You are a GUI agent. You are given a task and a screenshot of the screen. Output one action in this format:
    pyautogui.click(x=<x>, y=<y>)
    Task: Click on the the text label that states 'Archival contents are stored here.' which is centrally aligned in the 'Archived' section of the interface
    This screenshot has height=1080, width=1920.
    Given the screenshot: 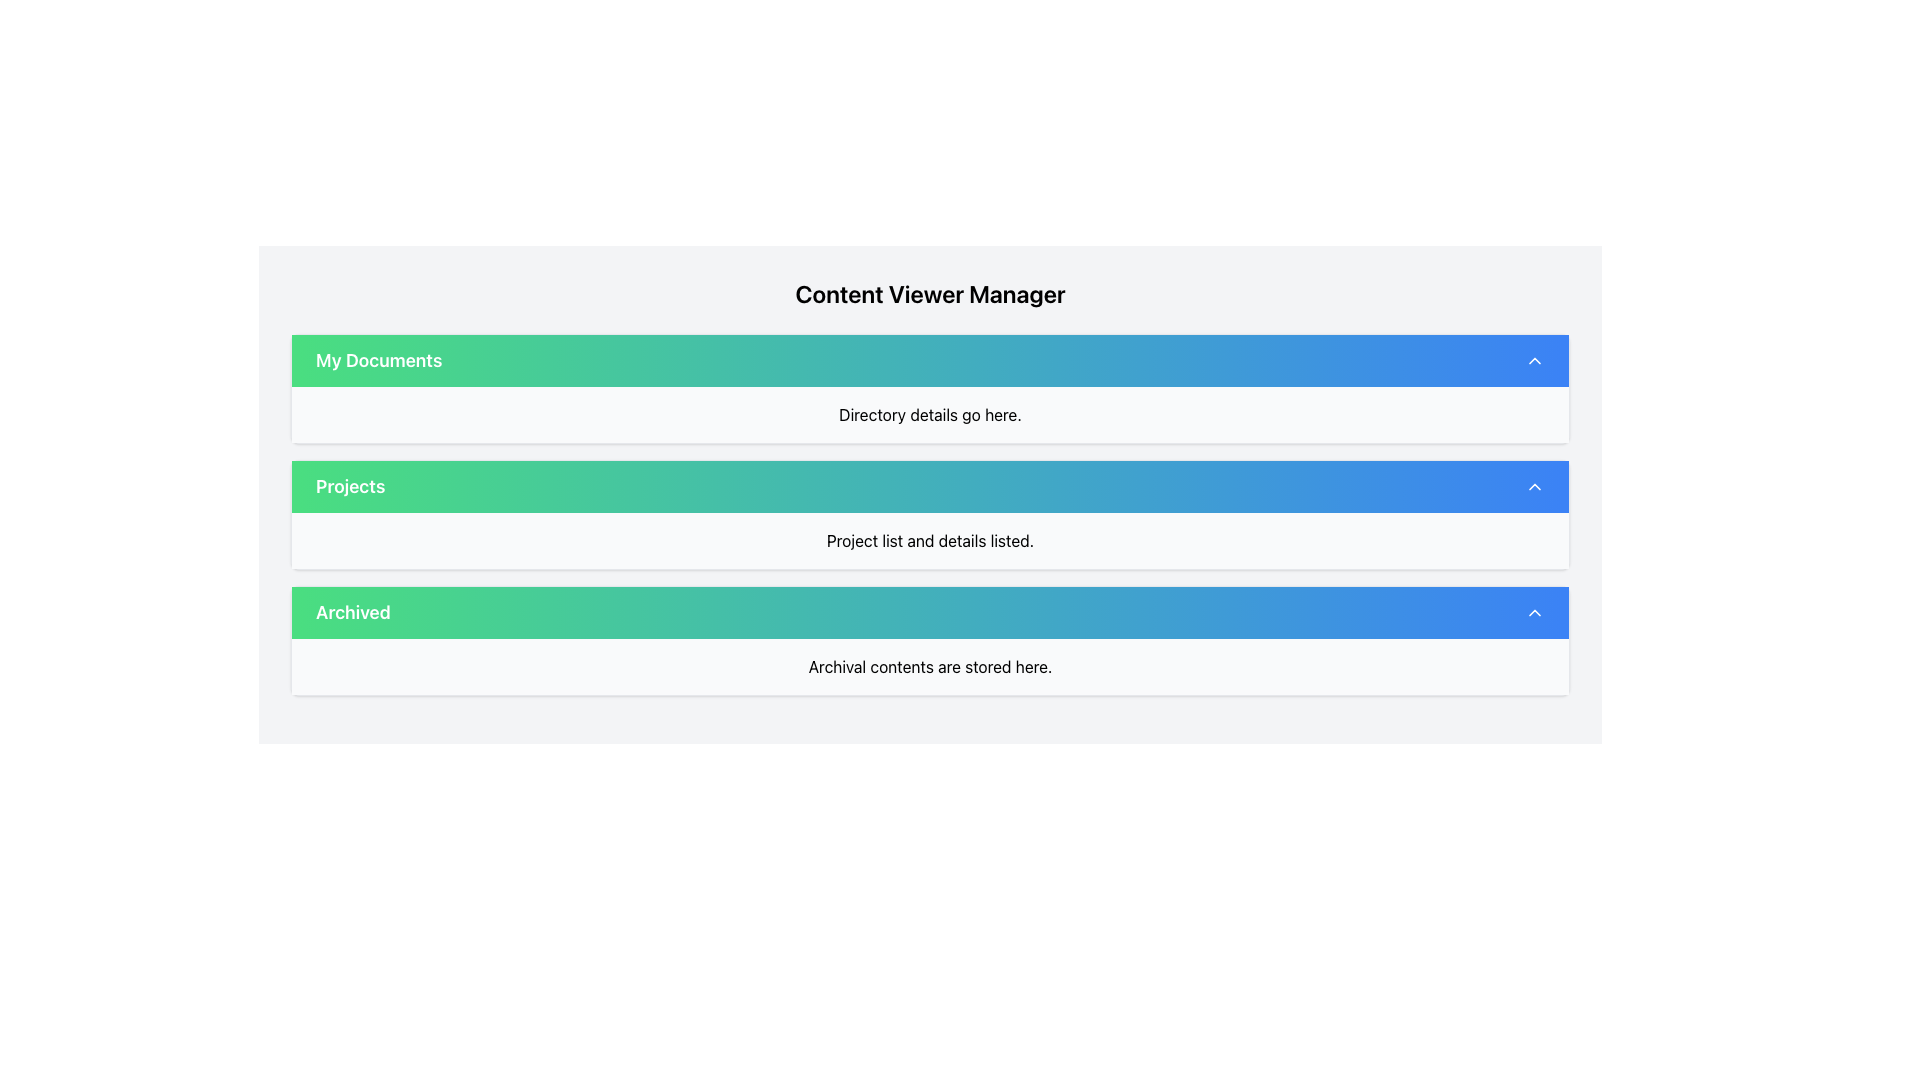 What is the action you would take?
    pyautogui.click(x=929, y=667)
    